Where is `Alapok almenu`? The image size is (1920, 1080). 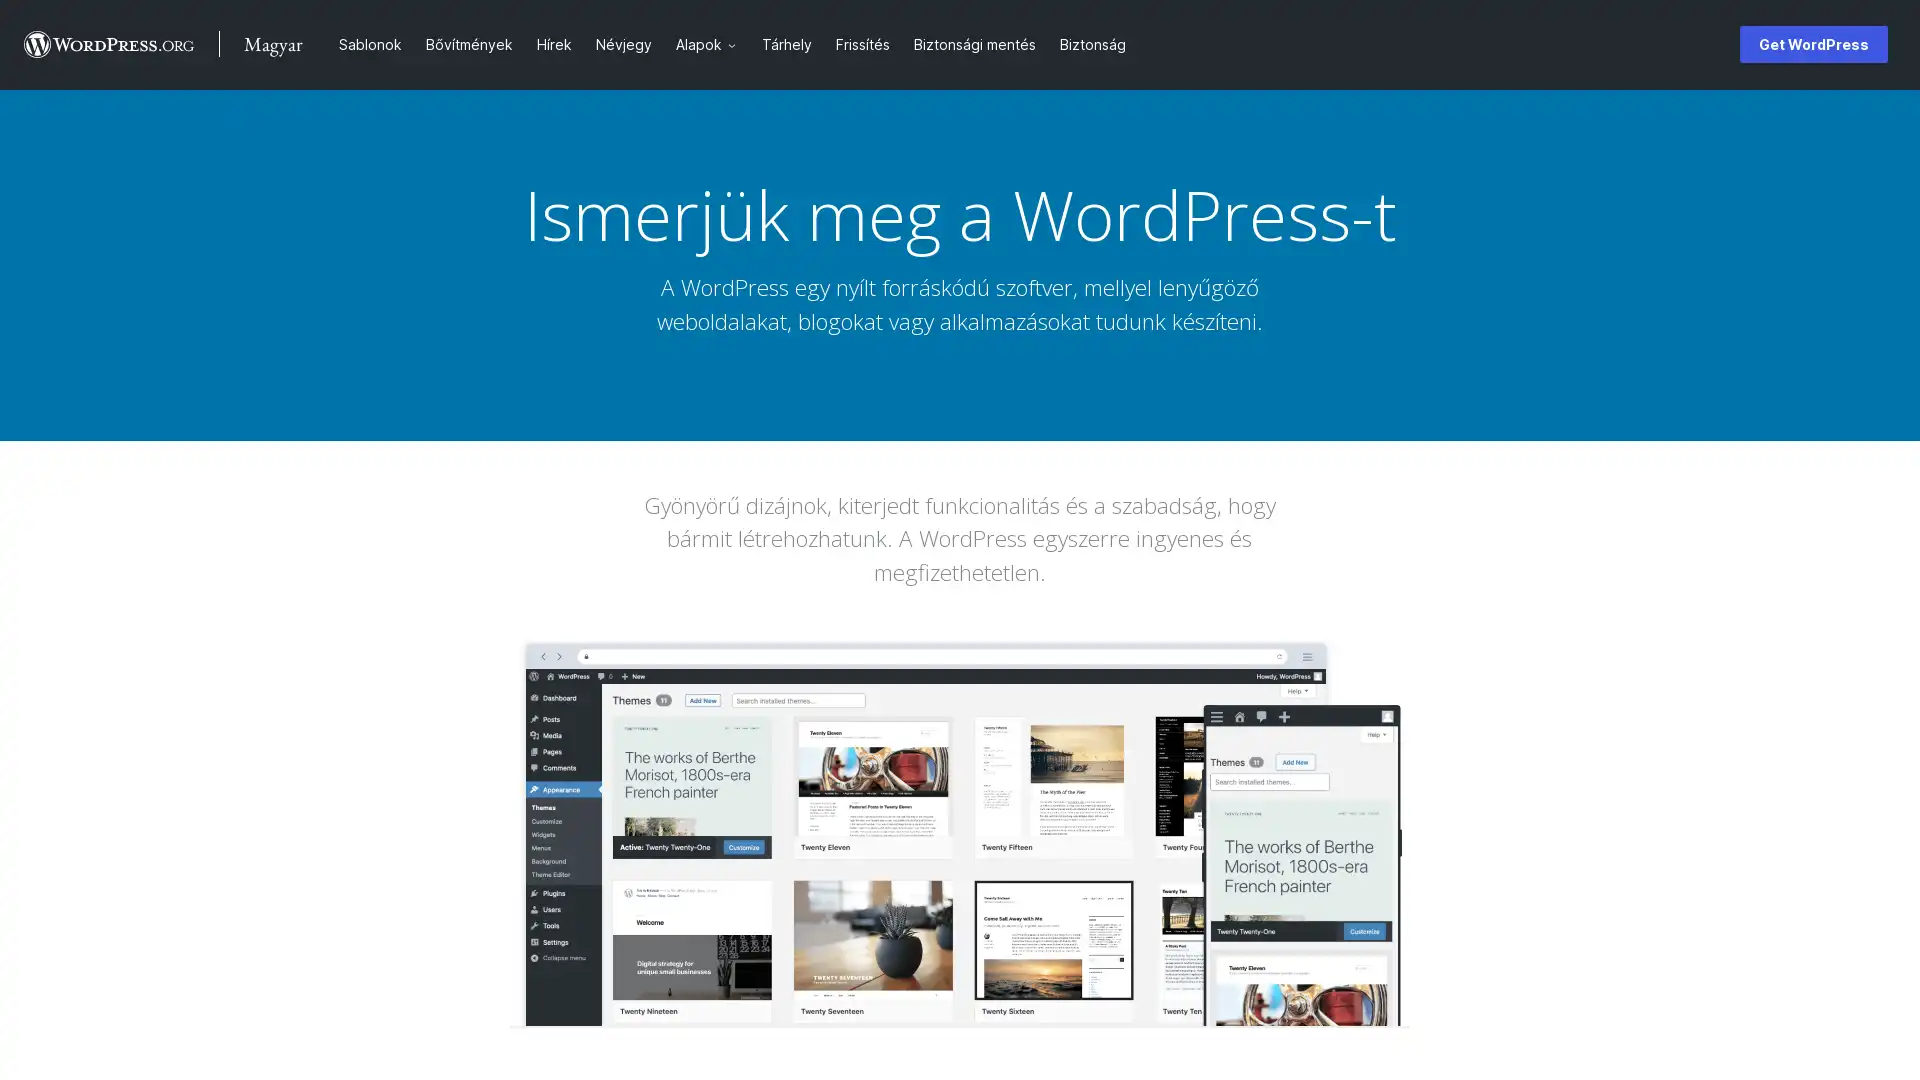 Alapok almenu is located at coordinates (737, 44).